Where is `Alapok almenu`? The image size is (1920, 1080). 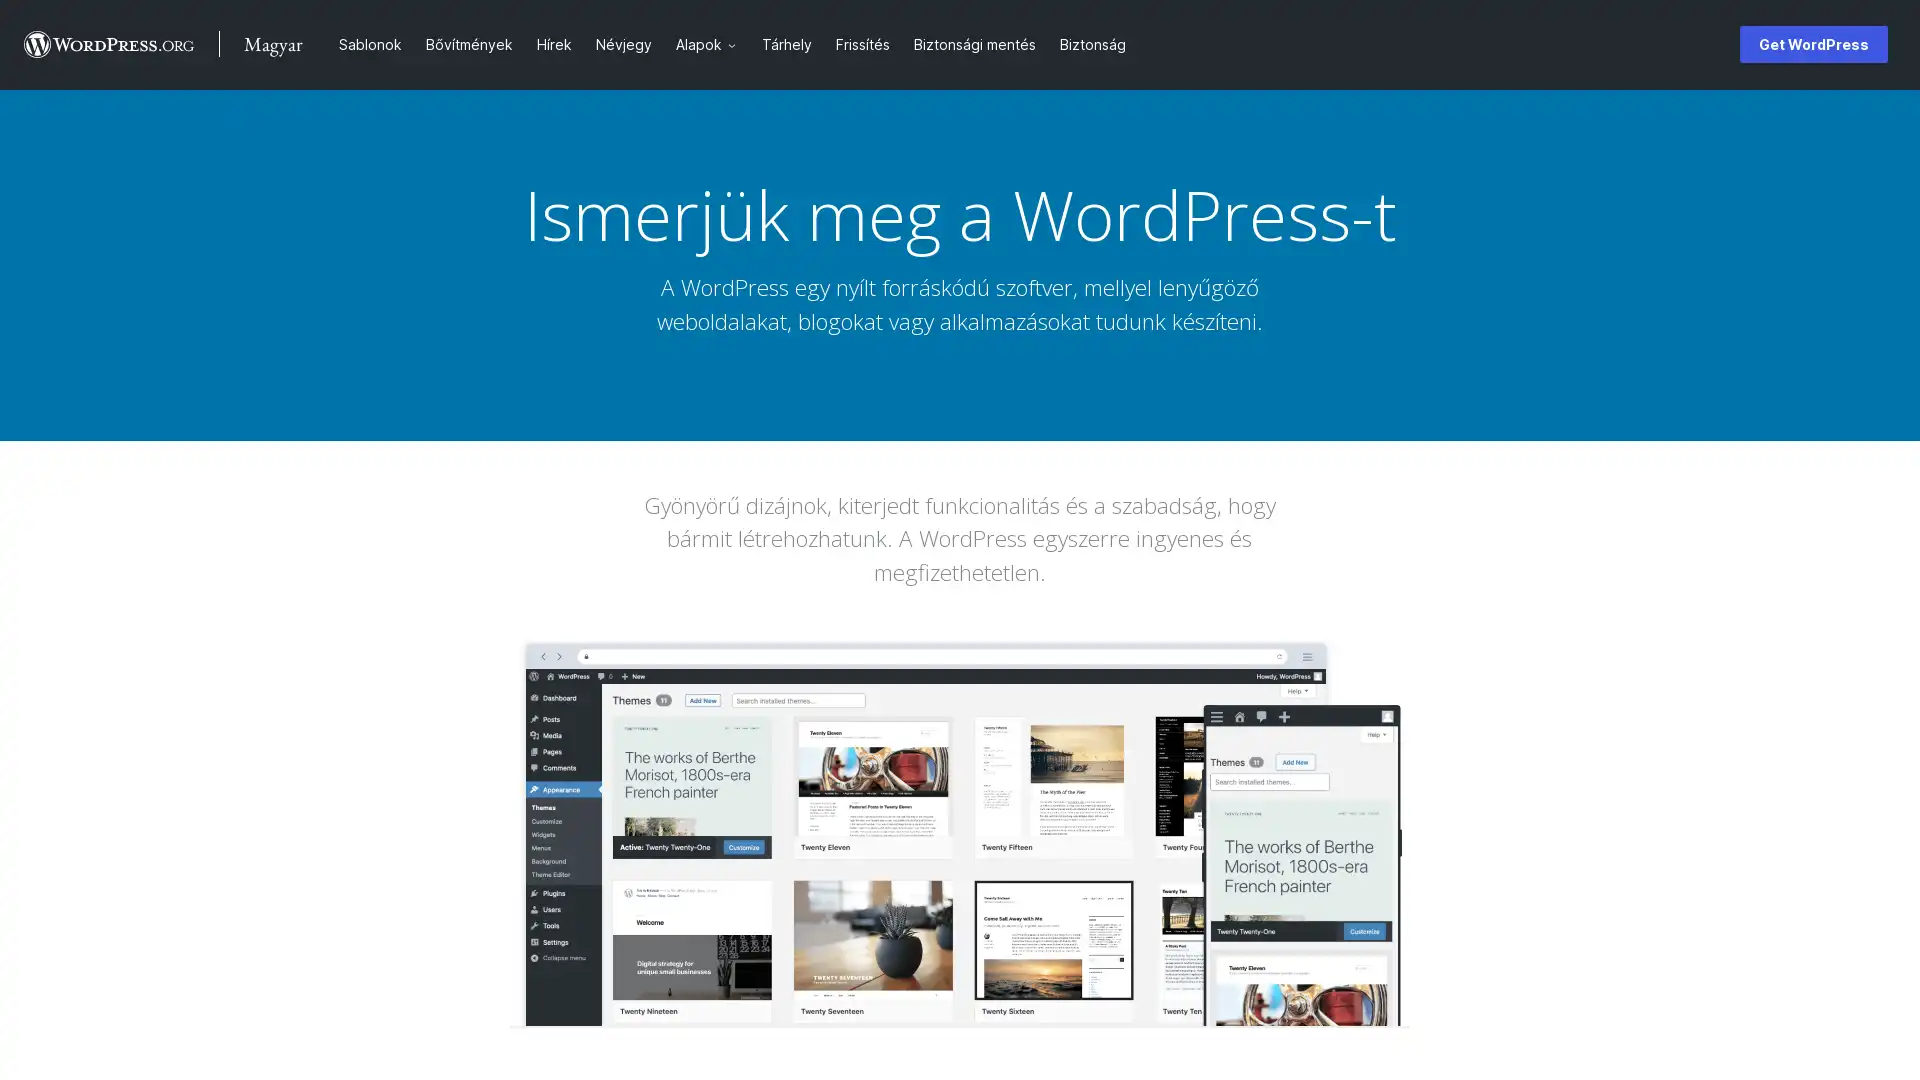 Alapok almenu is located at coordinates (737, 44).